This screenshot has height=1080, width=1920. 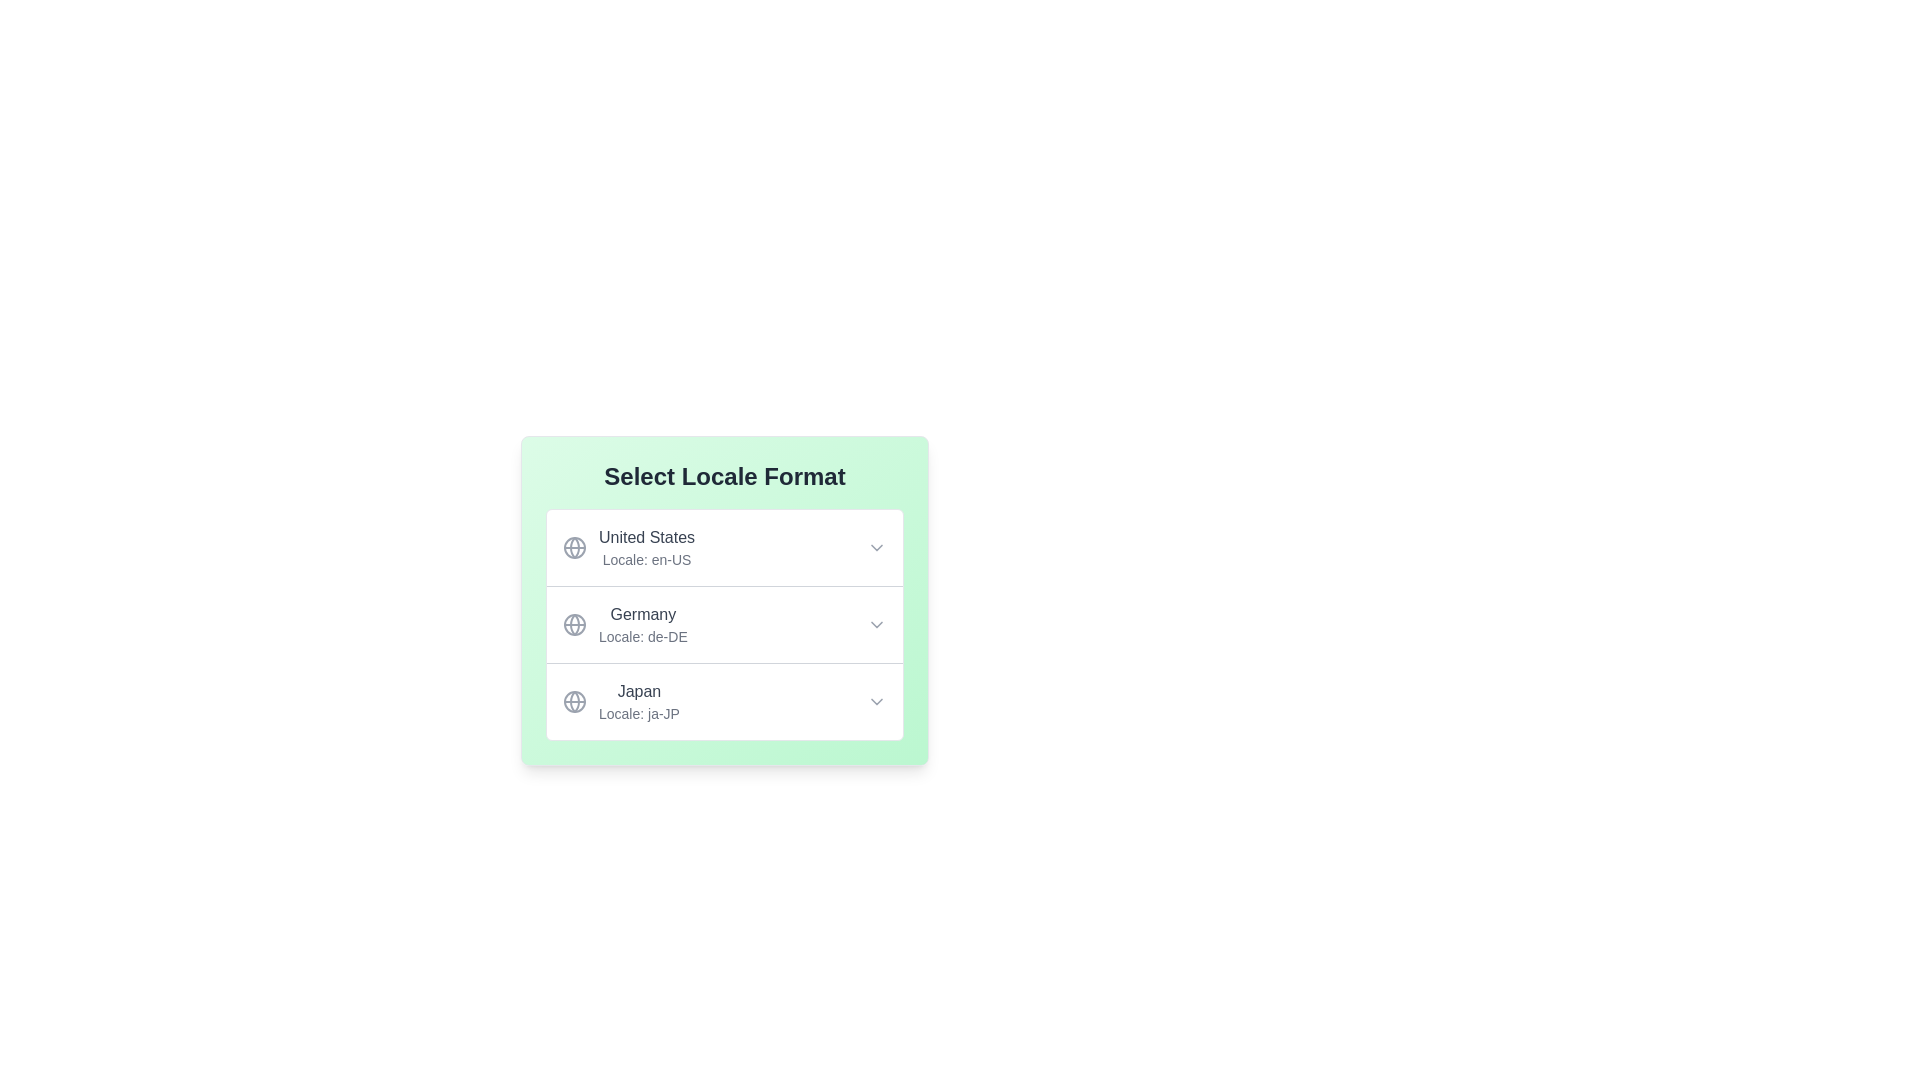 What do you see at coordinates (647, 559) in the screenshot?
I see `the text label displaying locale information for the 'United States', located directly beneath the 'United States' phrase in the list of locale options` at bounding box center [647, 559].